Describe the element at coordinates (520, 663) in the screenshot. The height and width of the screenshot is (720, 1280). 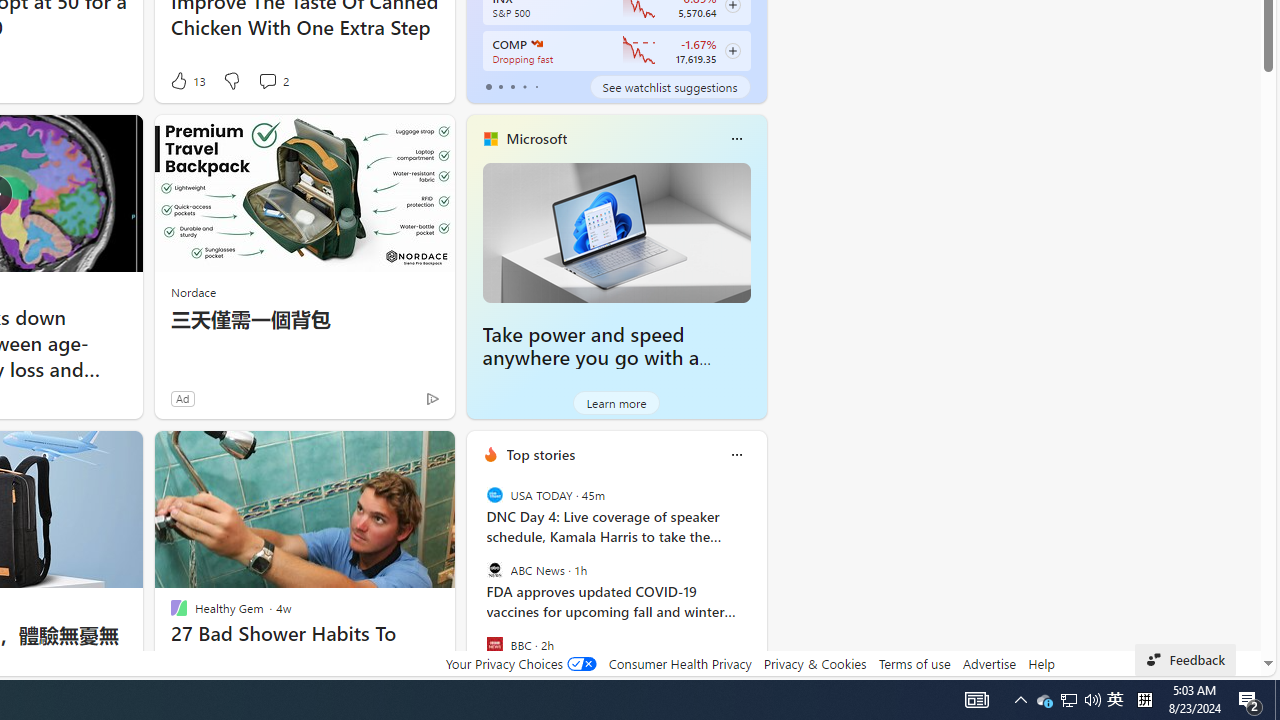
I see `'Your Privacy Choices'` at that location.